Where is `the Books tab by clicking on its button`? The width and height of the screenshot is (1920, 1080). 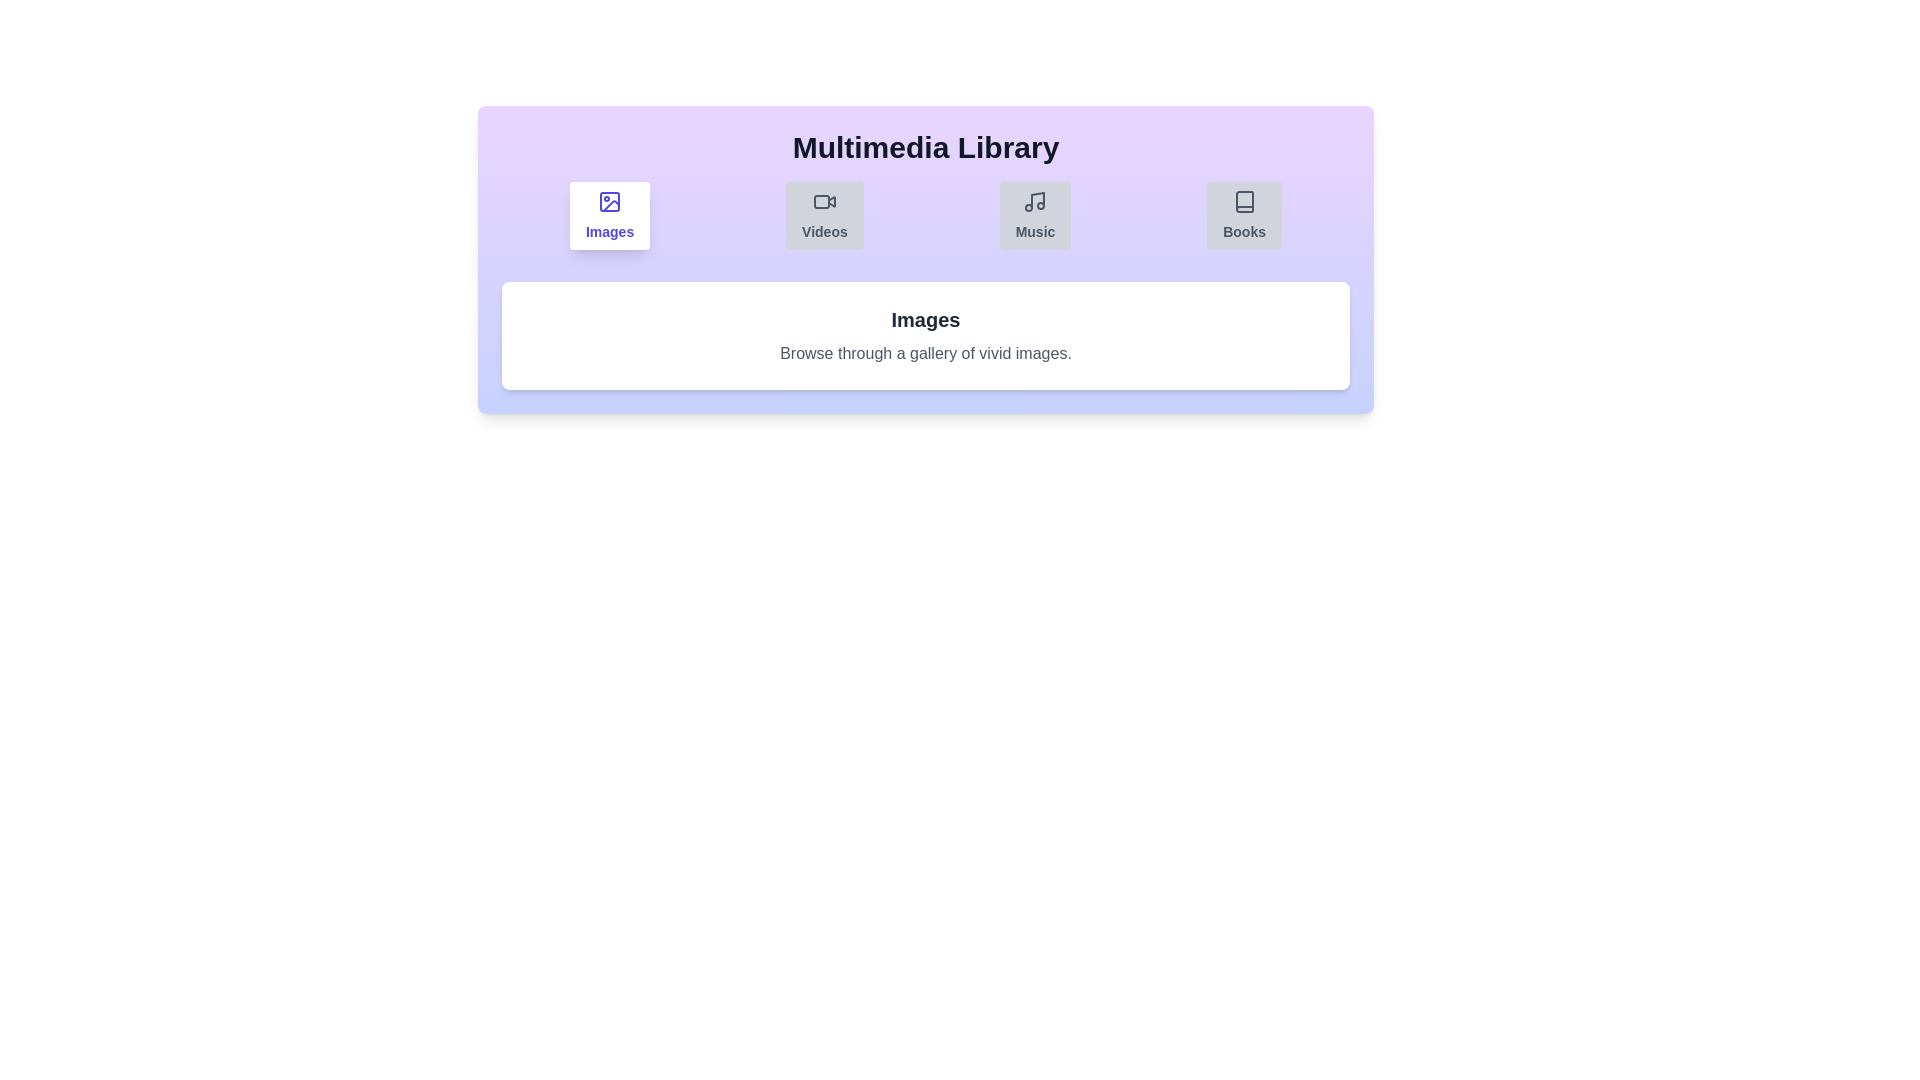
the Books tab by clicking on its button is located at coordinates (1243, 216).